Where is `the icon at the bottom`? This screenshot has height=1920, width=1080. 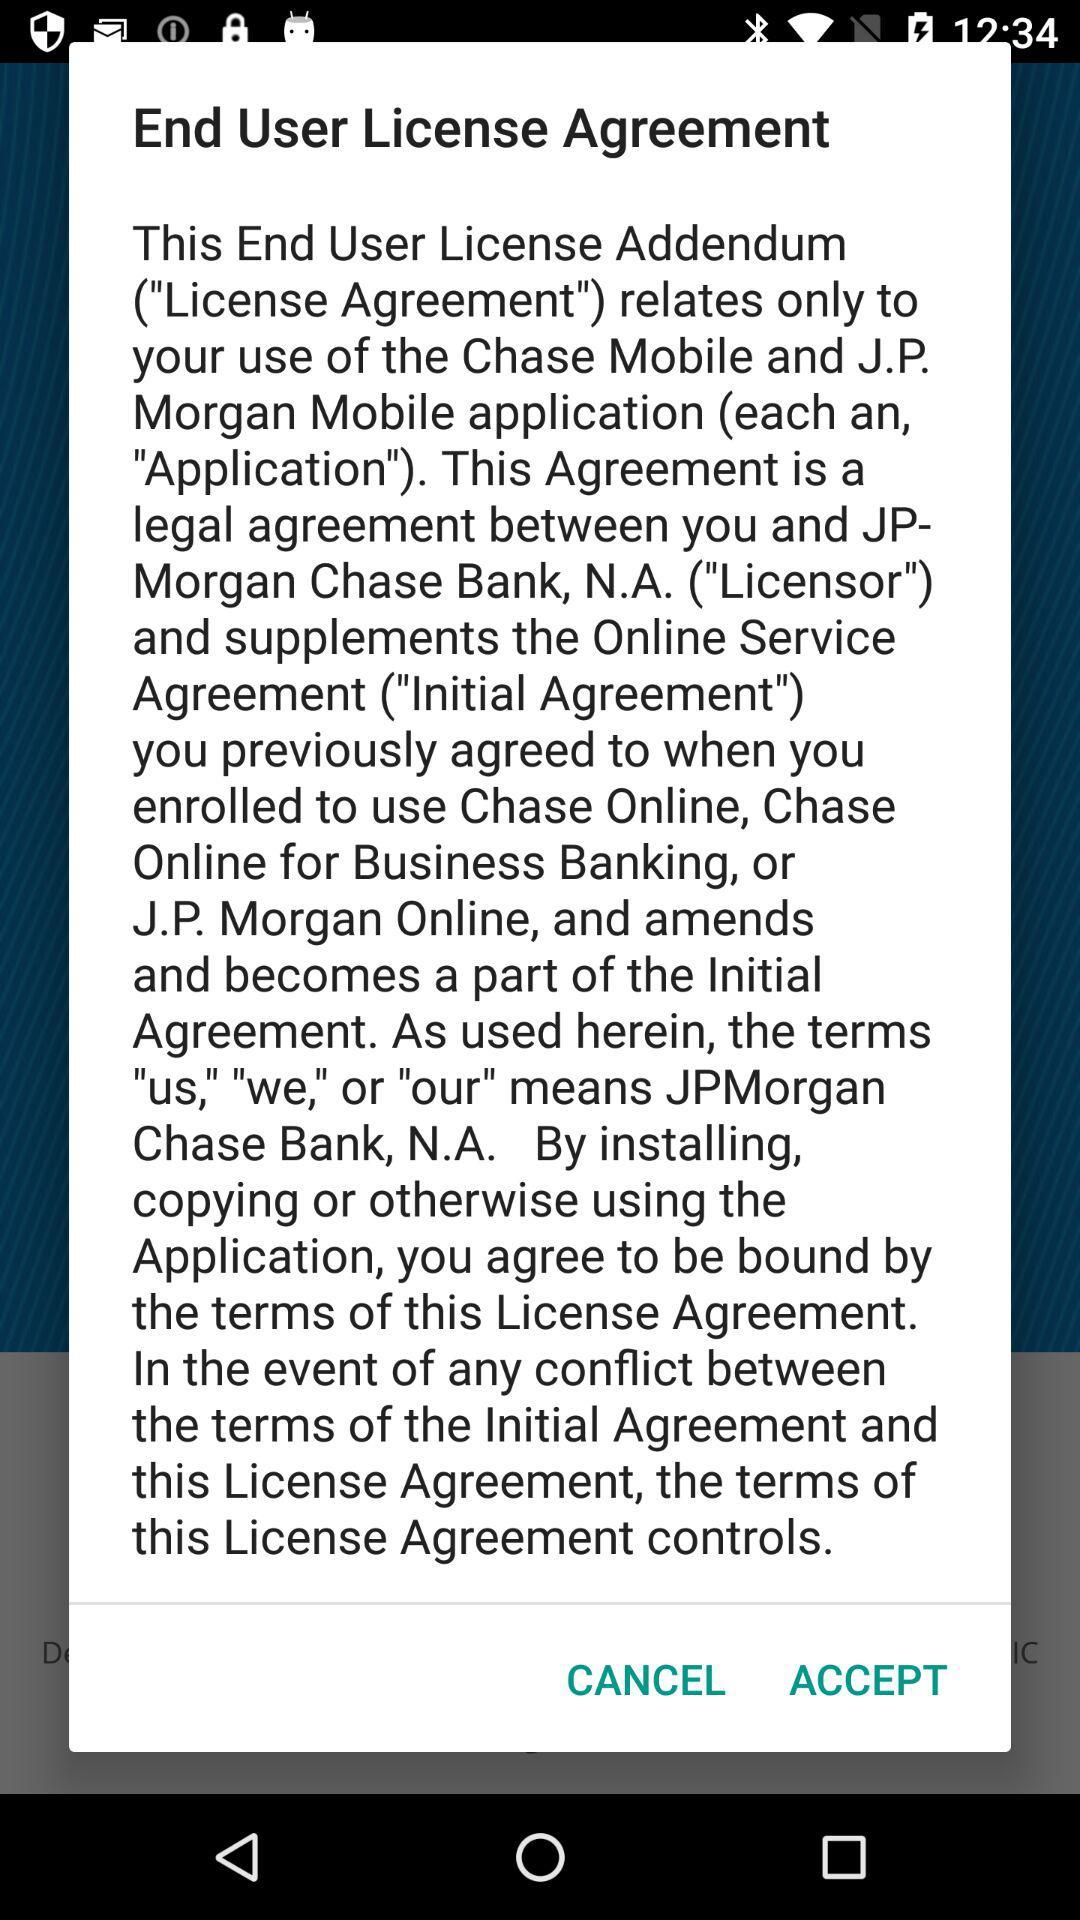
the icon at the bottom is located at coordinates (646, 1678).